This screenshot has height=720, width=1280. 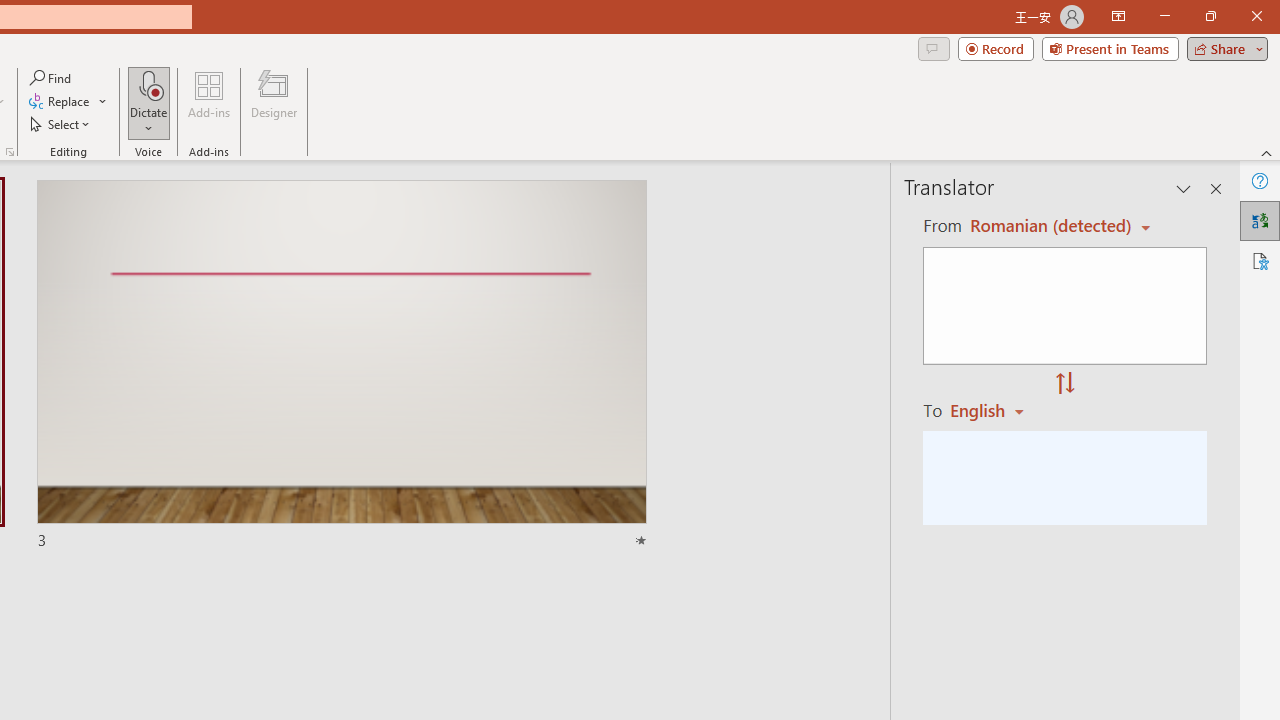 What do you see at coordinates (148, 84) in the screenshot?
I see `'Dictate'` at bounding box center [148, 84].